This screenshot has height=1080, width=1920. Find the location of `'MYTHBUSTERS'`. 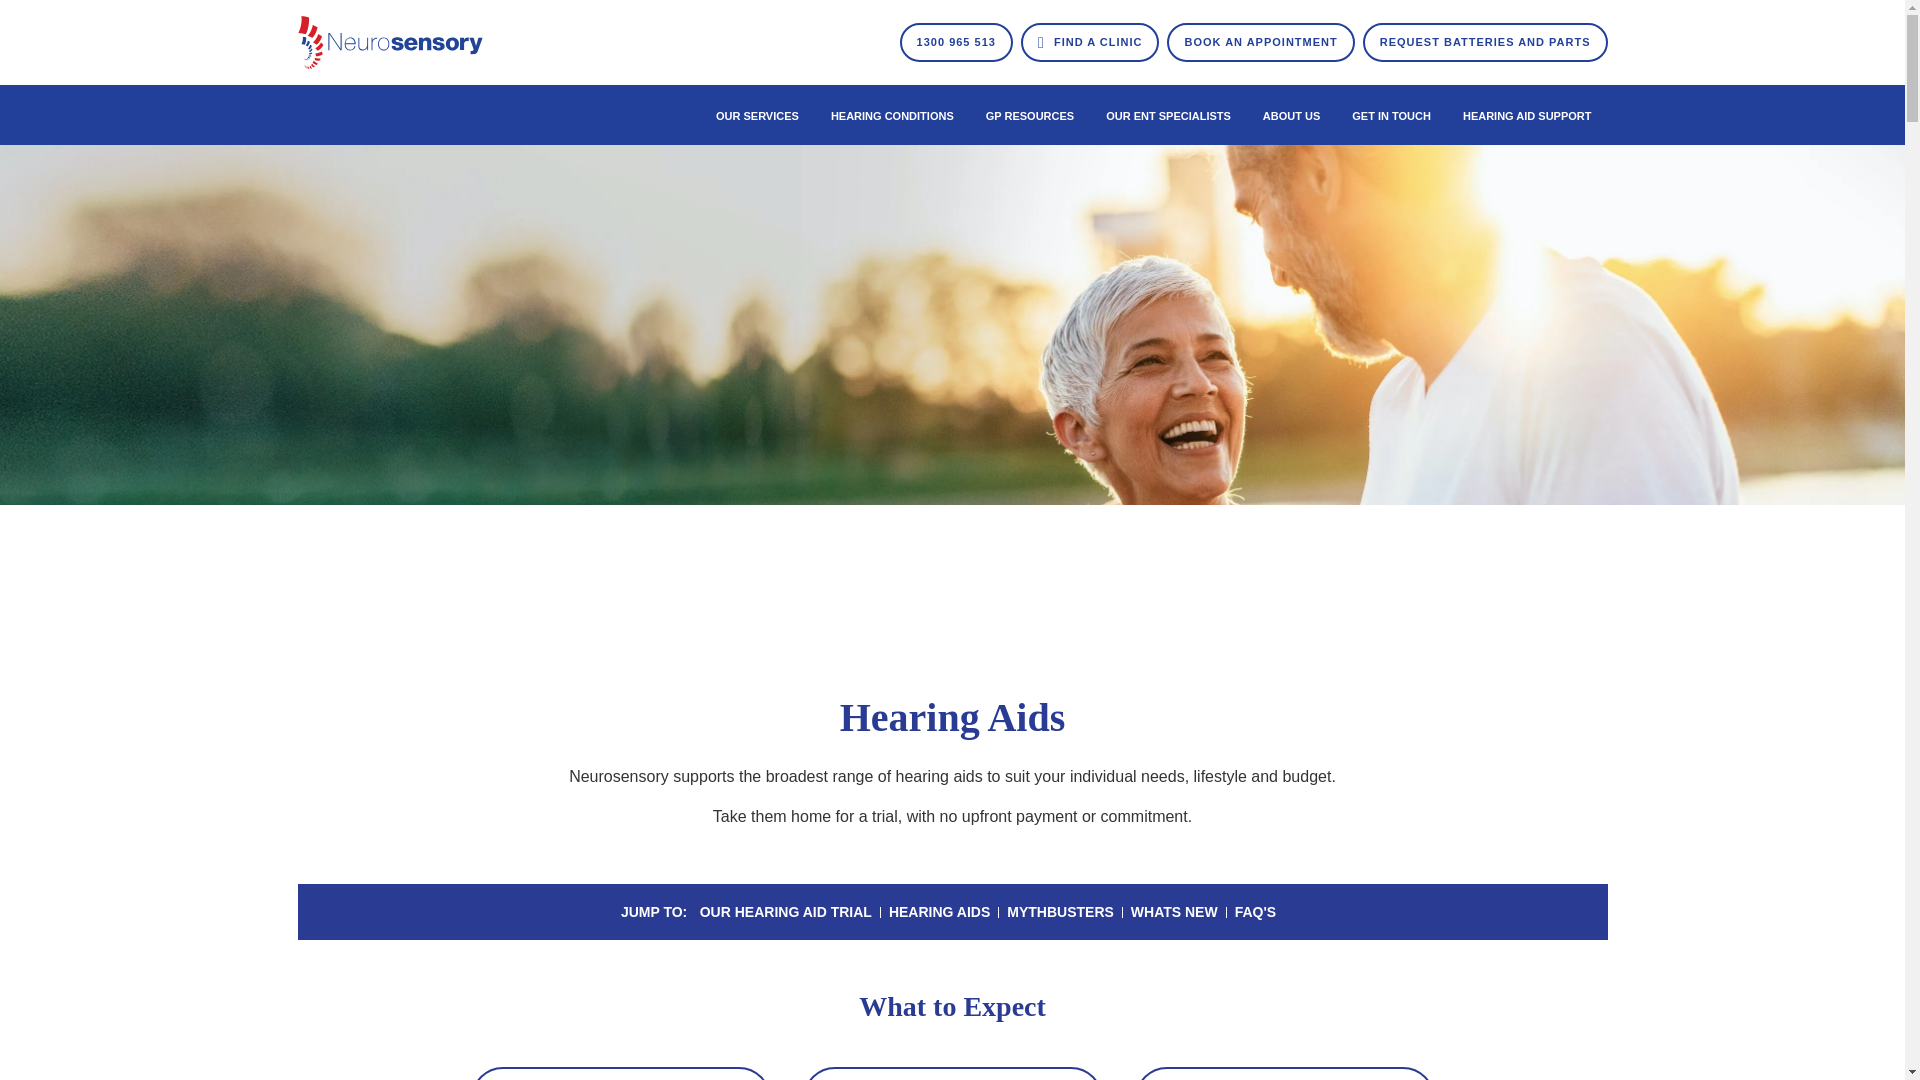

'MYTHBUSTERS' is located at coordinates (1059, 912).